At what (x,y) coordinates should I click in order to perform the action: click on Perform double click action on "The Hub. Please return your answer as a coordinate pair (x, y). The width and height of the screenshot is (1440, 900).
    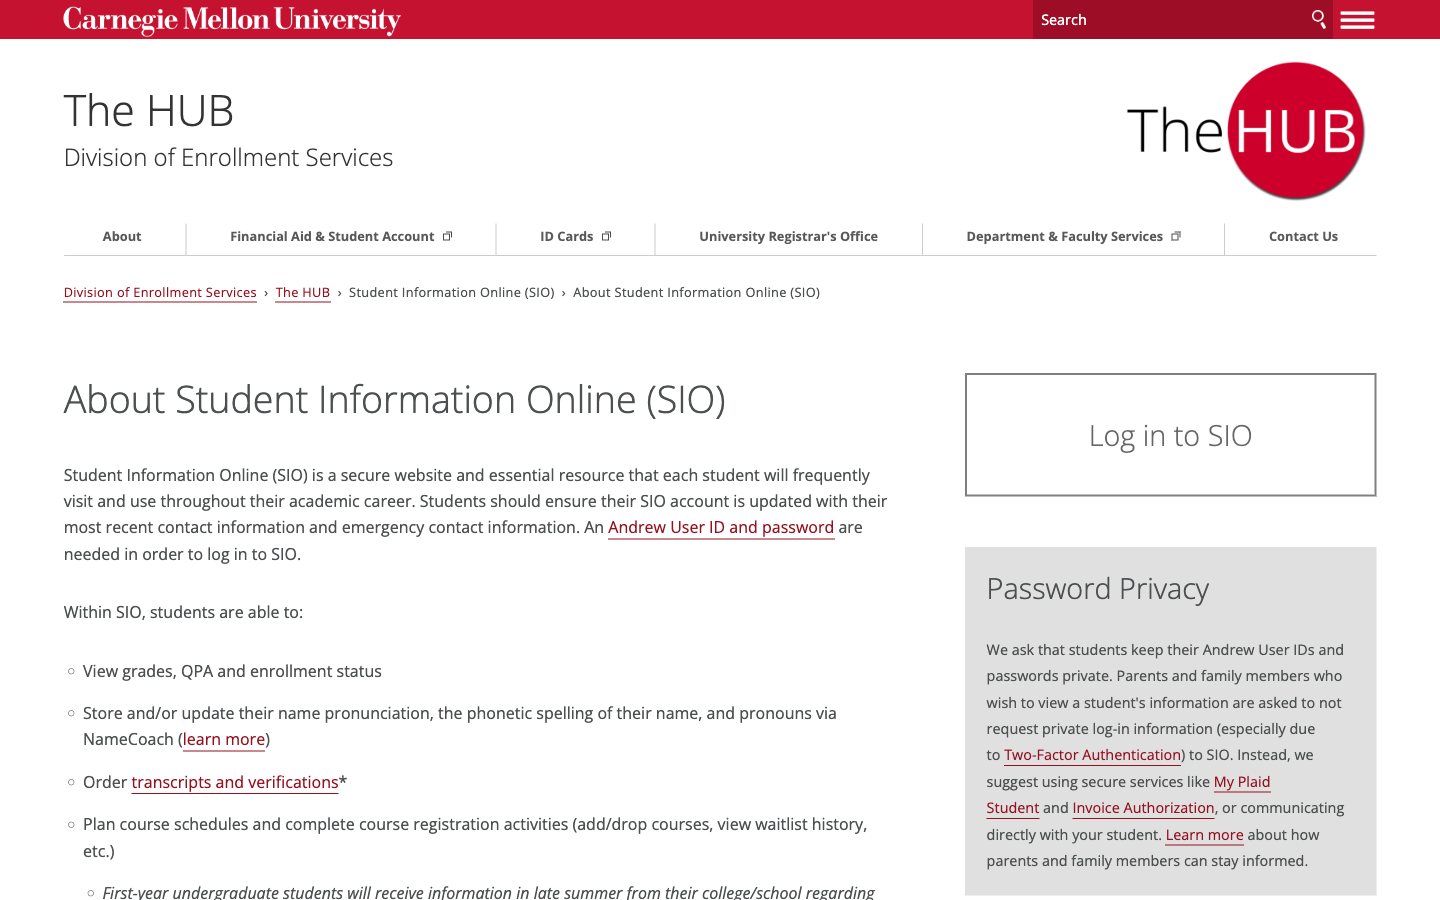
    Looking at the image, I should click on (207, 106).